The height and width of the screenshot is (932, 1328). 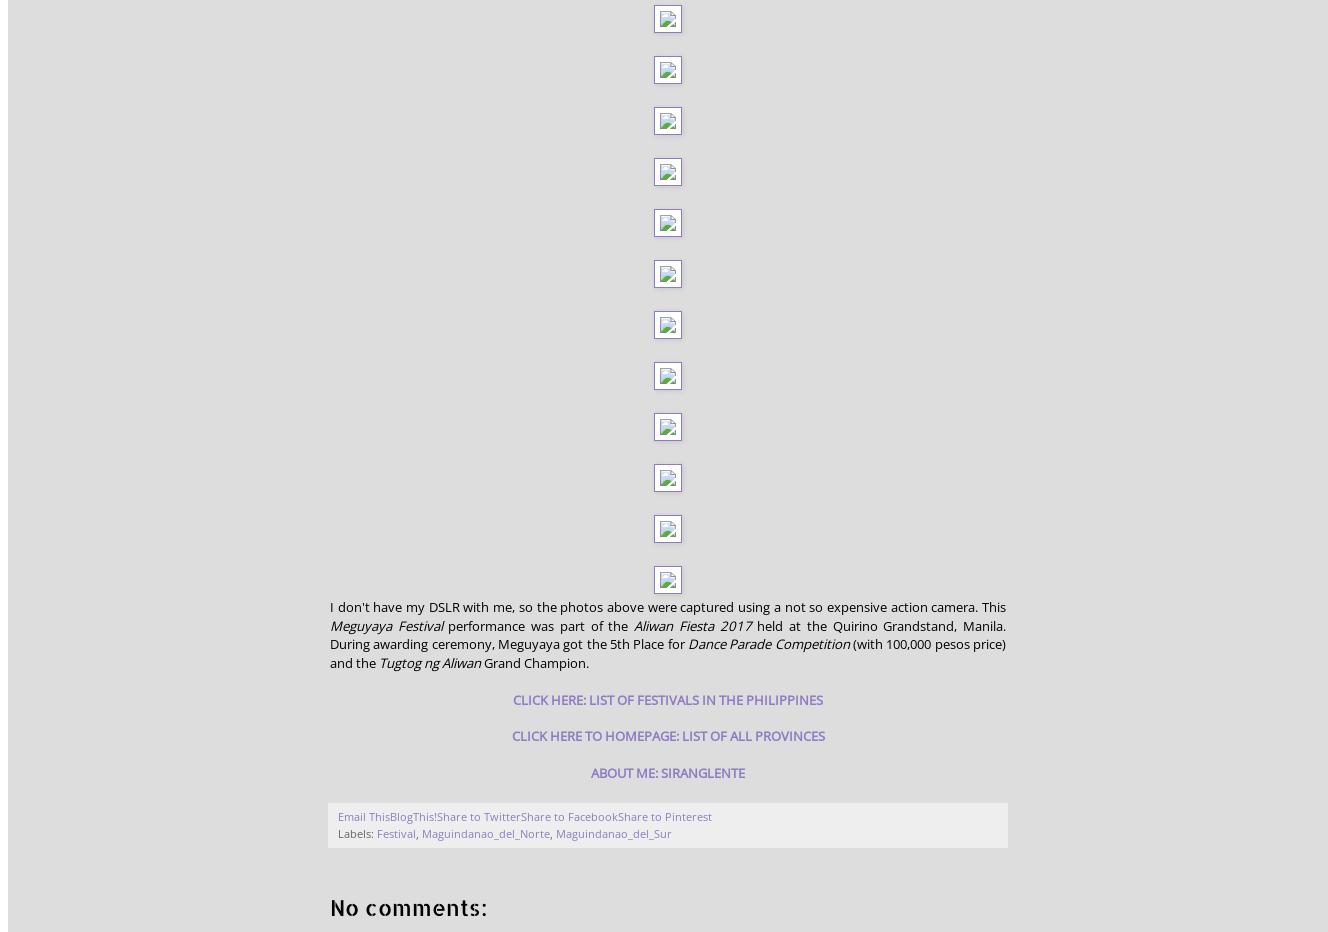 I want to click on 'Grand Champion.', so click(x=535, y=661).